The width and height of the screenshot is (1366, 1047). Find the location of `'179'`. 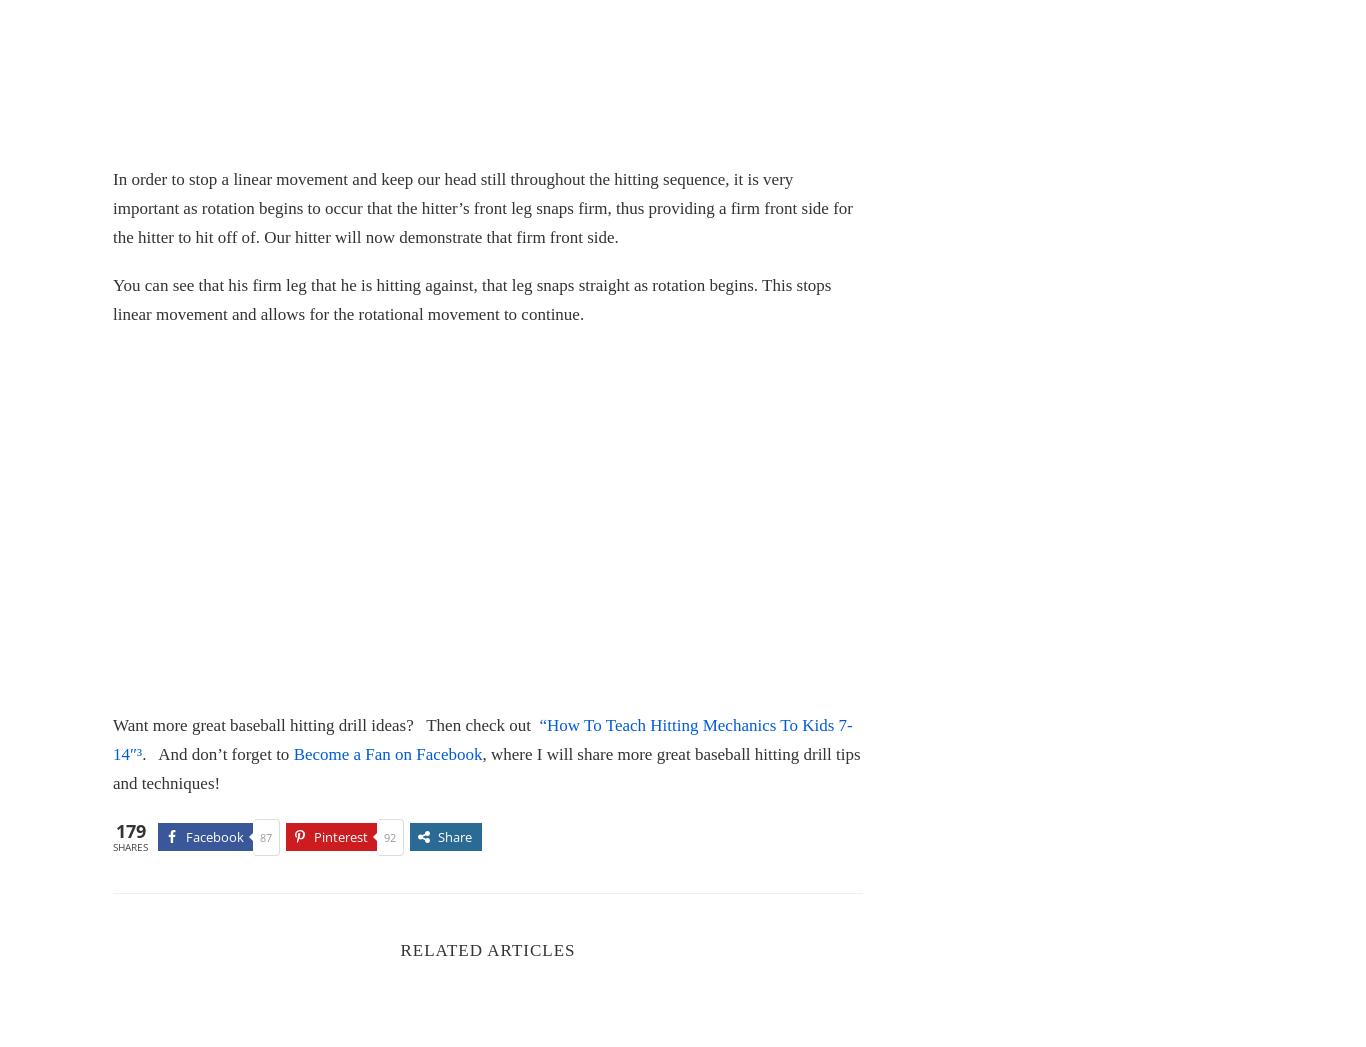

'179' is located at coordinates (129, 831).